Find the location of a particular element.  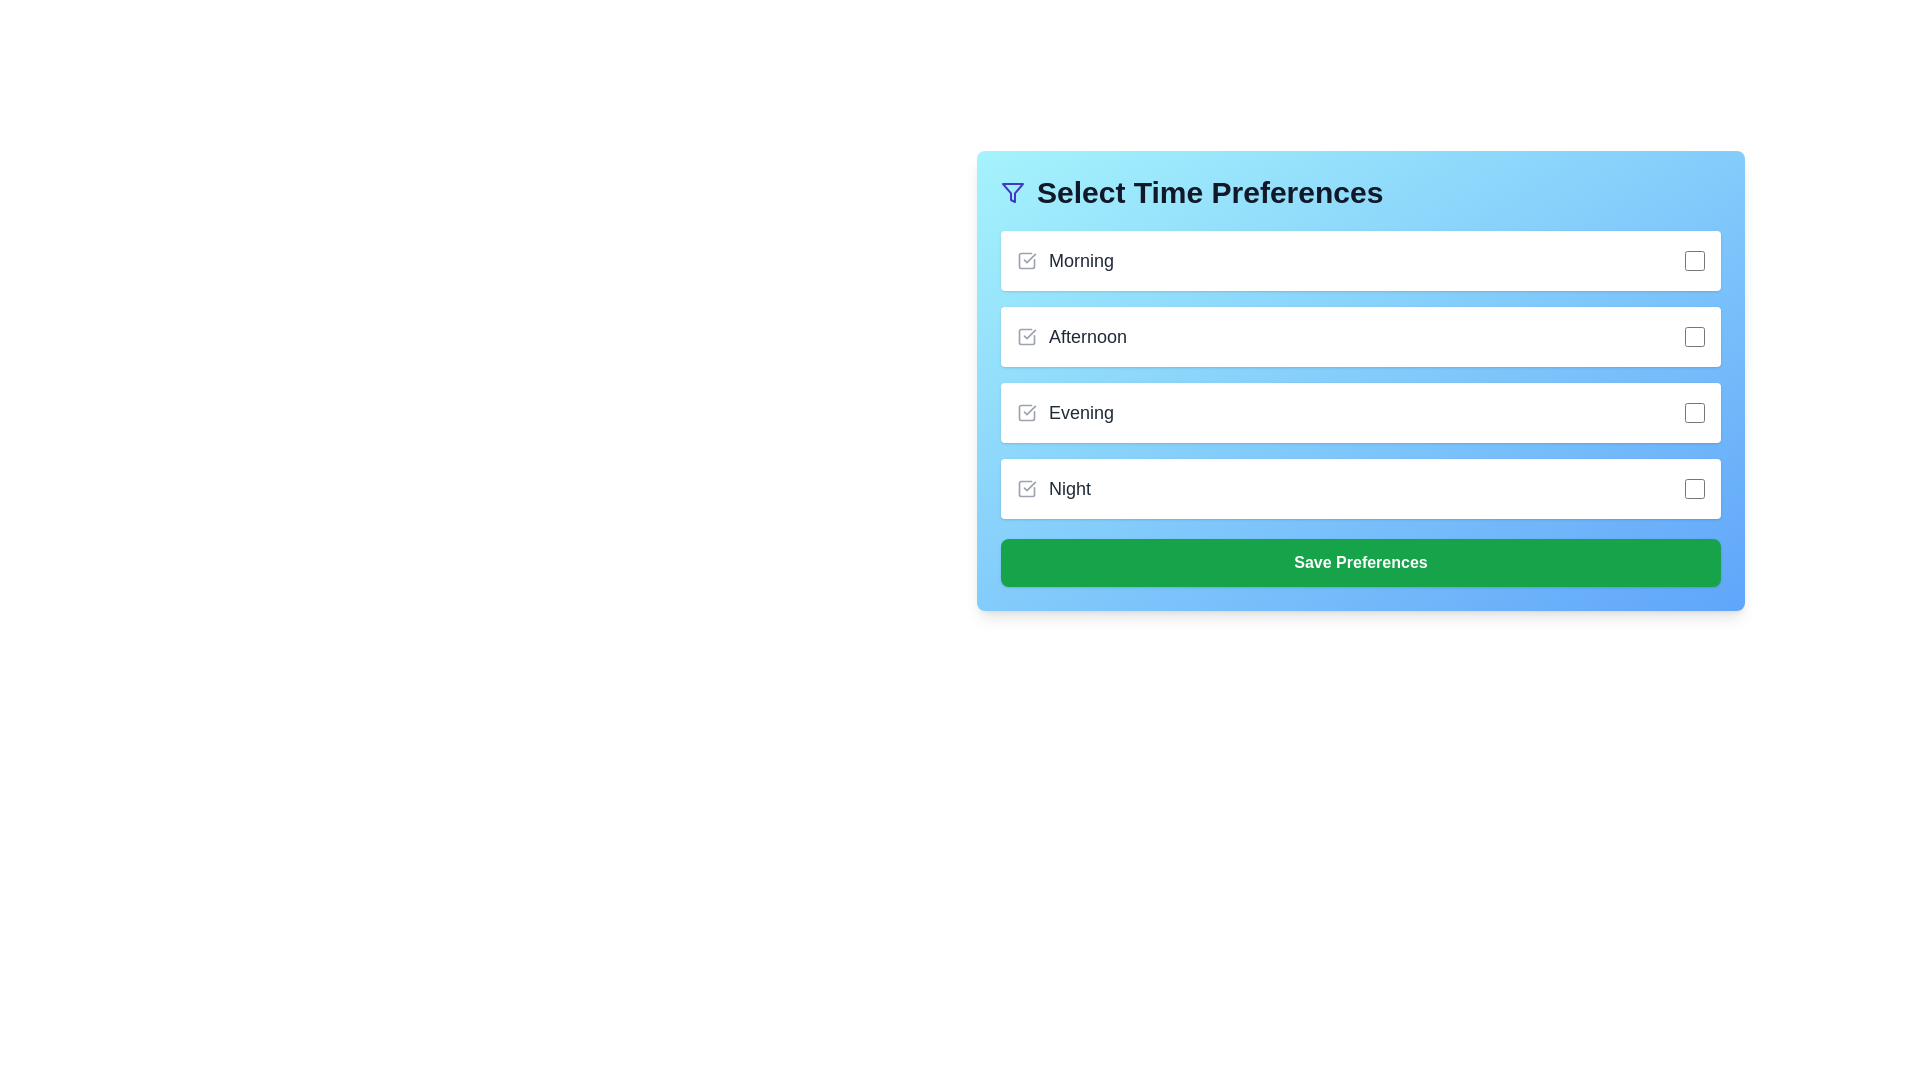

the 'Night' time slot checkbox is located at coordinates (1693, 489).